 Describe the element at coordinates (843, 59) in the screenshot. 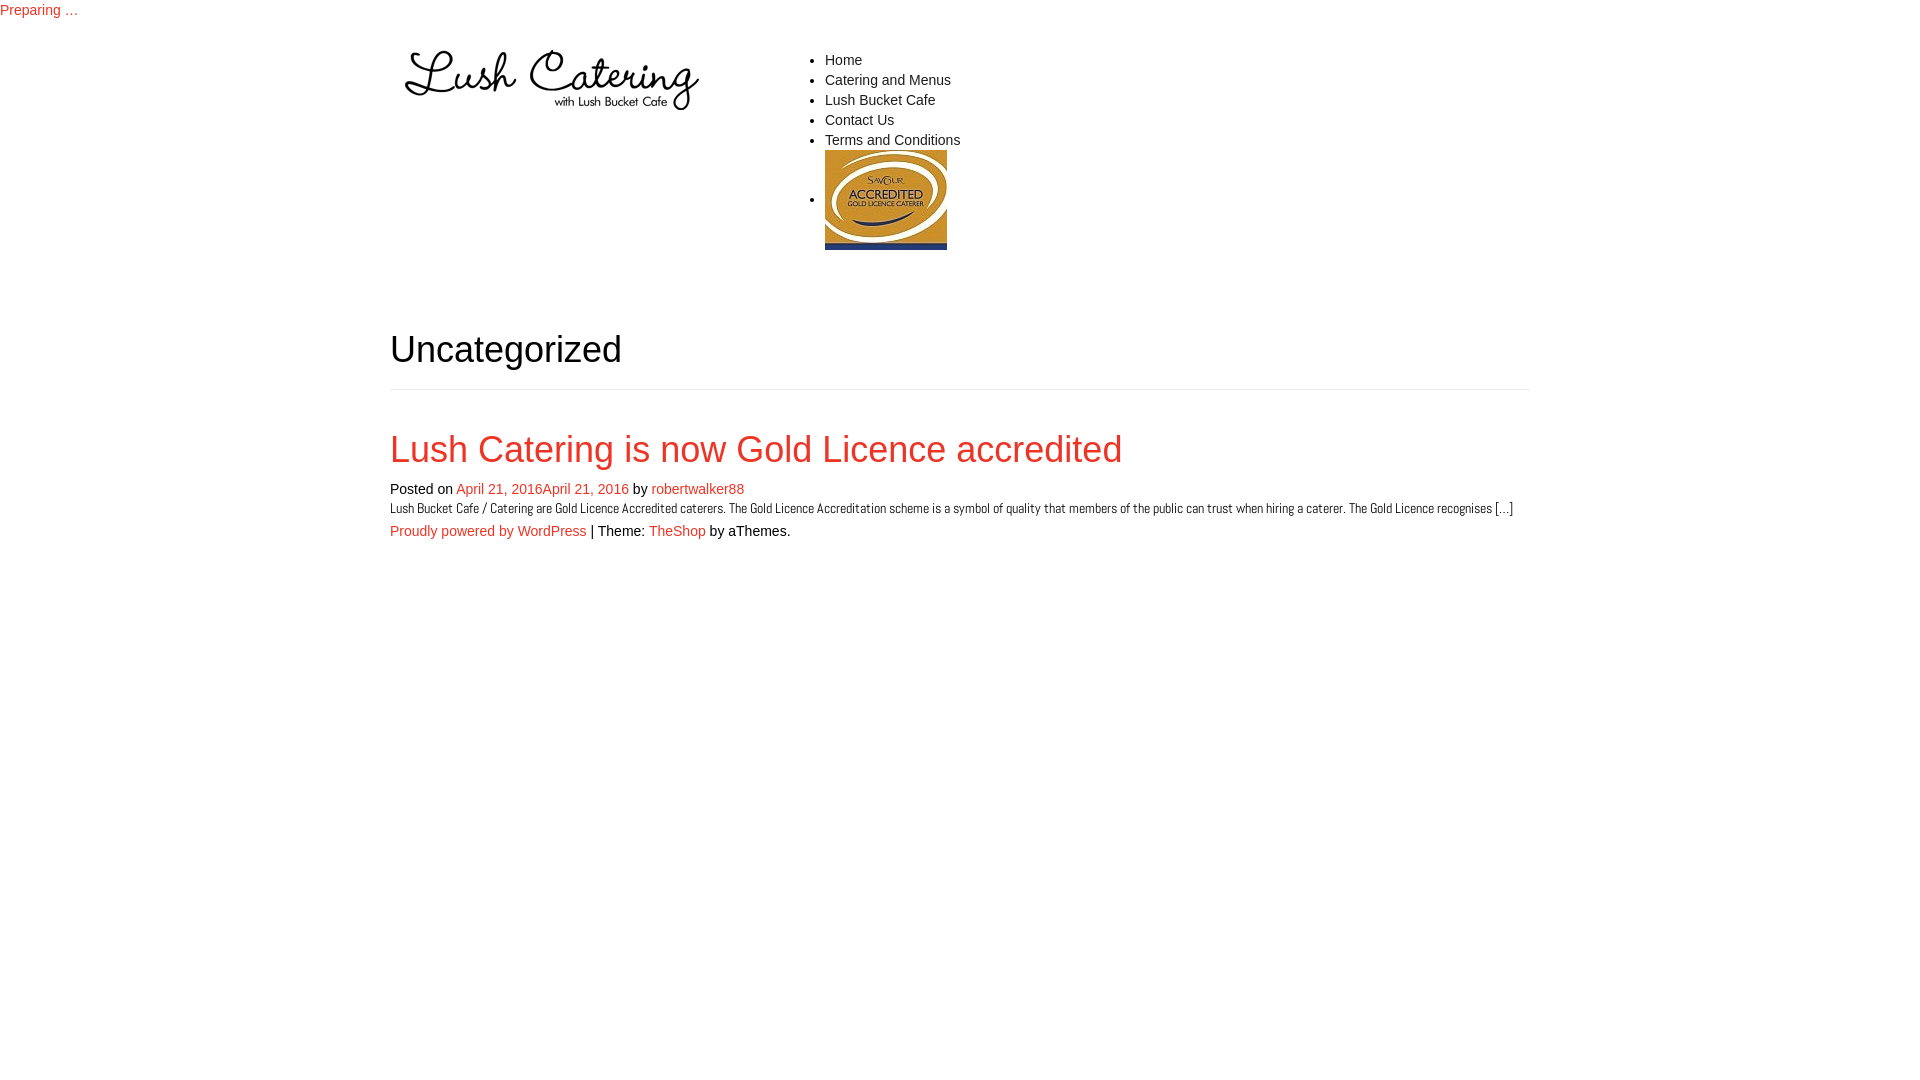

I see `'Home'` at that location.